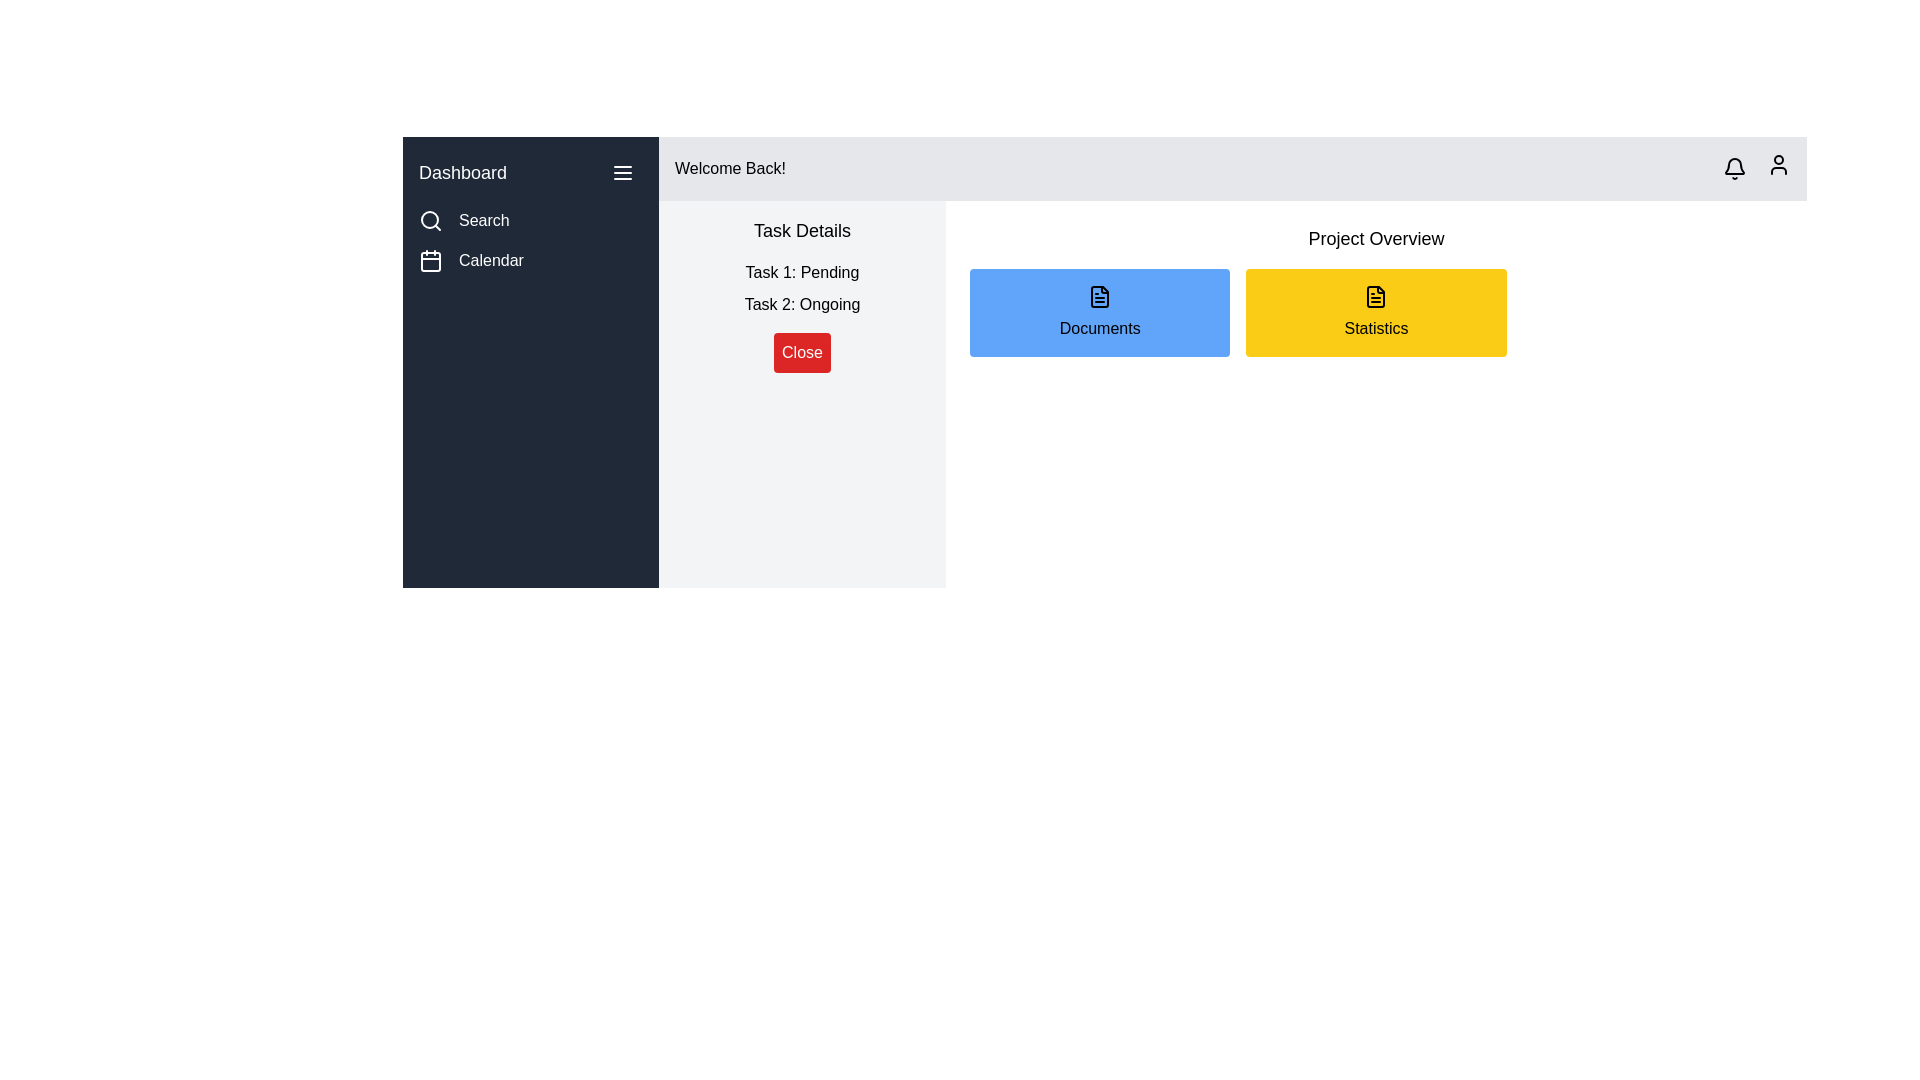  I want to click on the 'Close' button, which is a rectangular red button with white text, located at the bottom of the 'Task Details' section, so click(802, 352).